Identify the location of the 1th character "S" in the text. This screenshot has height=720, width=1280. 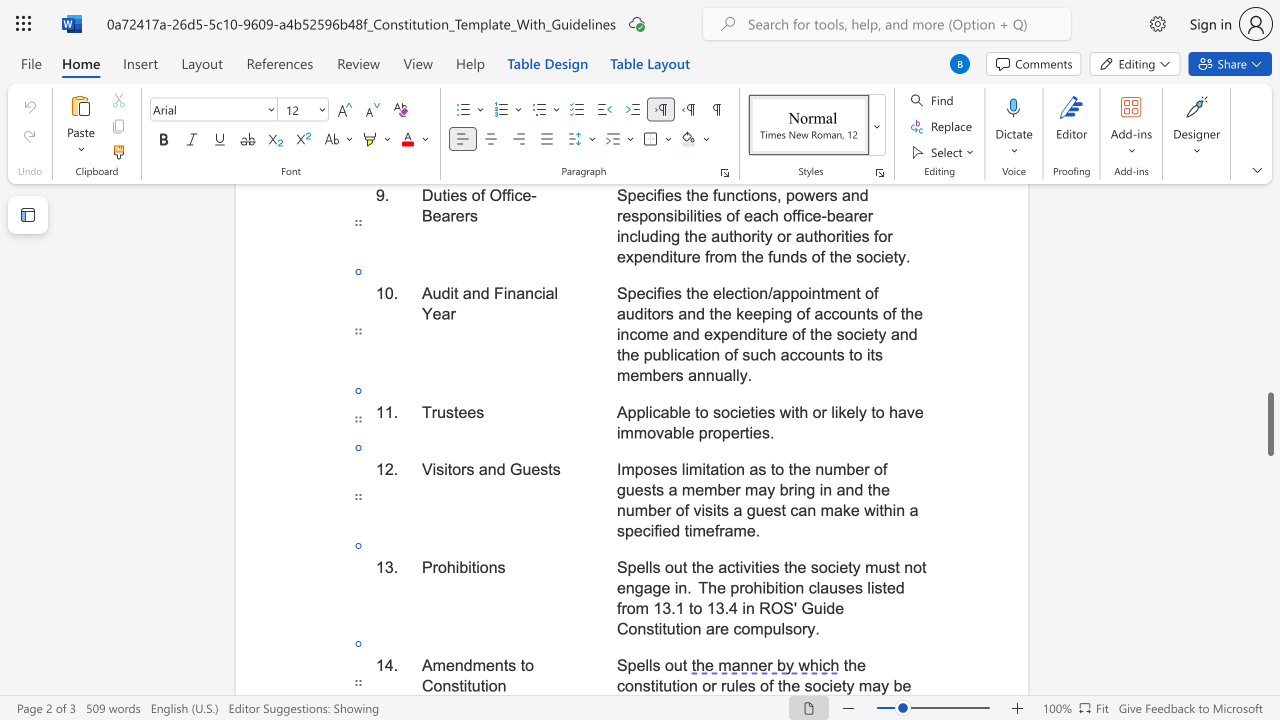
(621, 665).